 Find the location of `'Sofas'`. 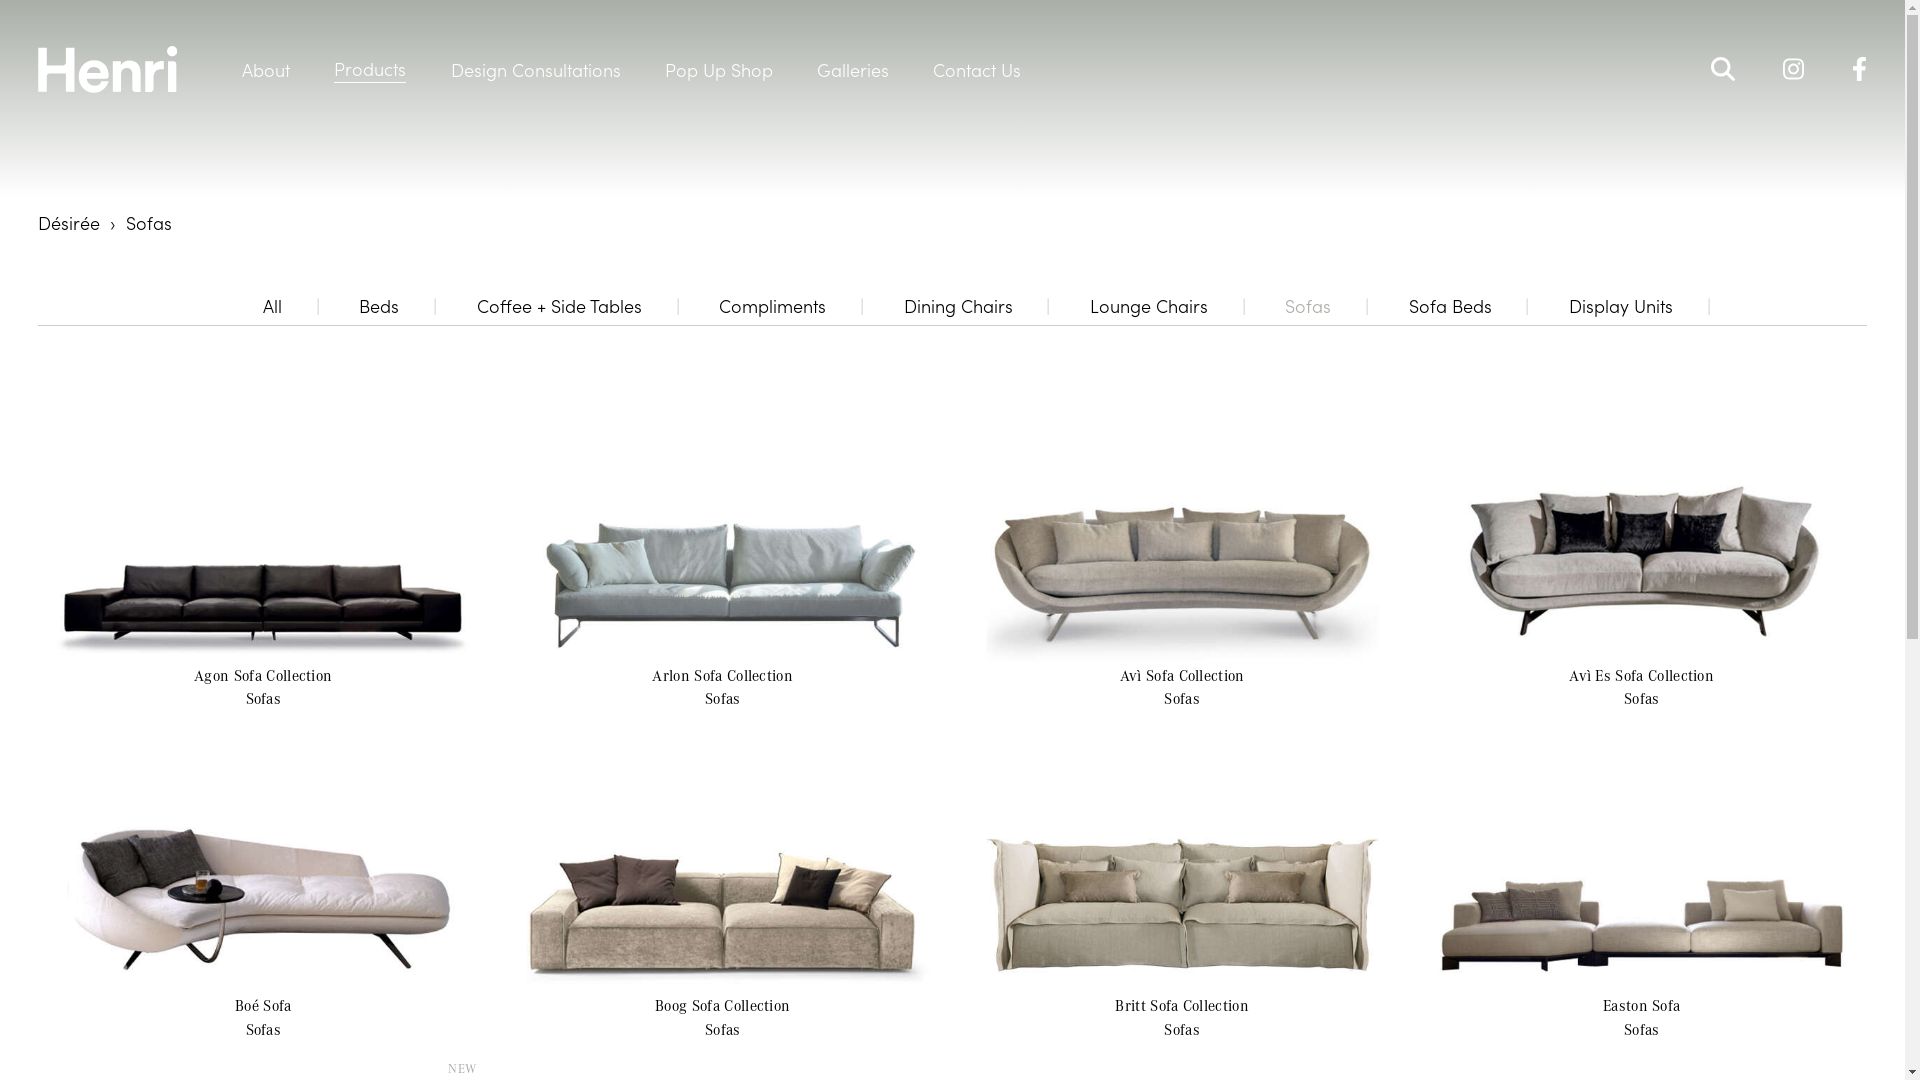

'Sofas' is located at coordinates (1308, 305).